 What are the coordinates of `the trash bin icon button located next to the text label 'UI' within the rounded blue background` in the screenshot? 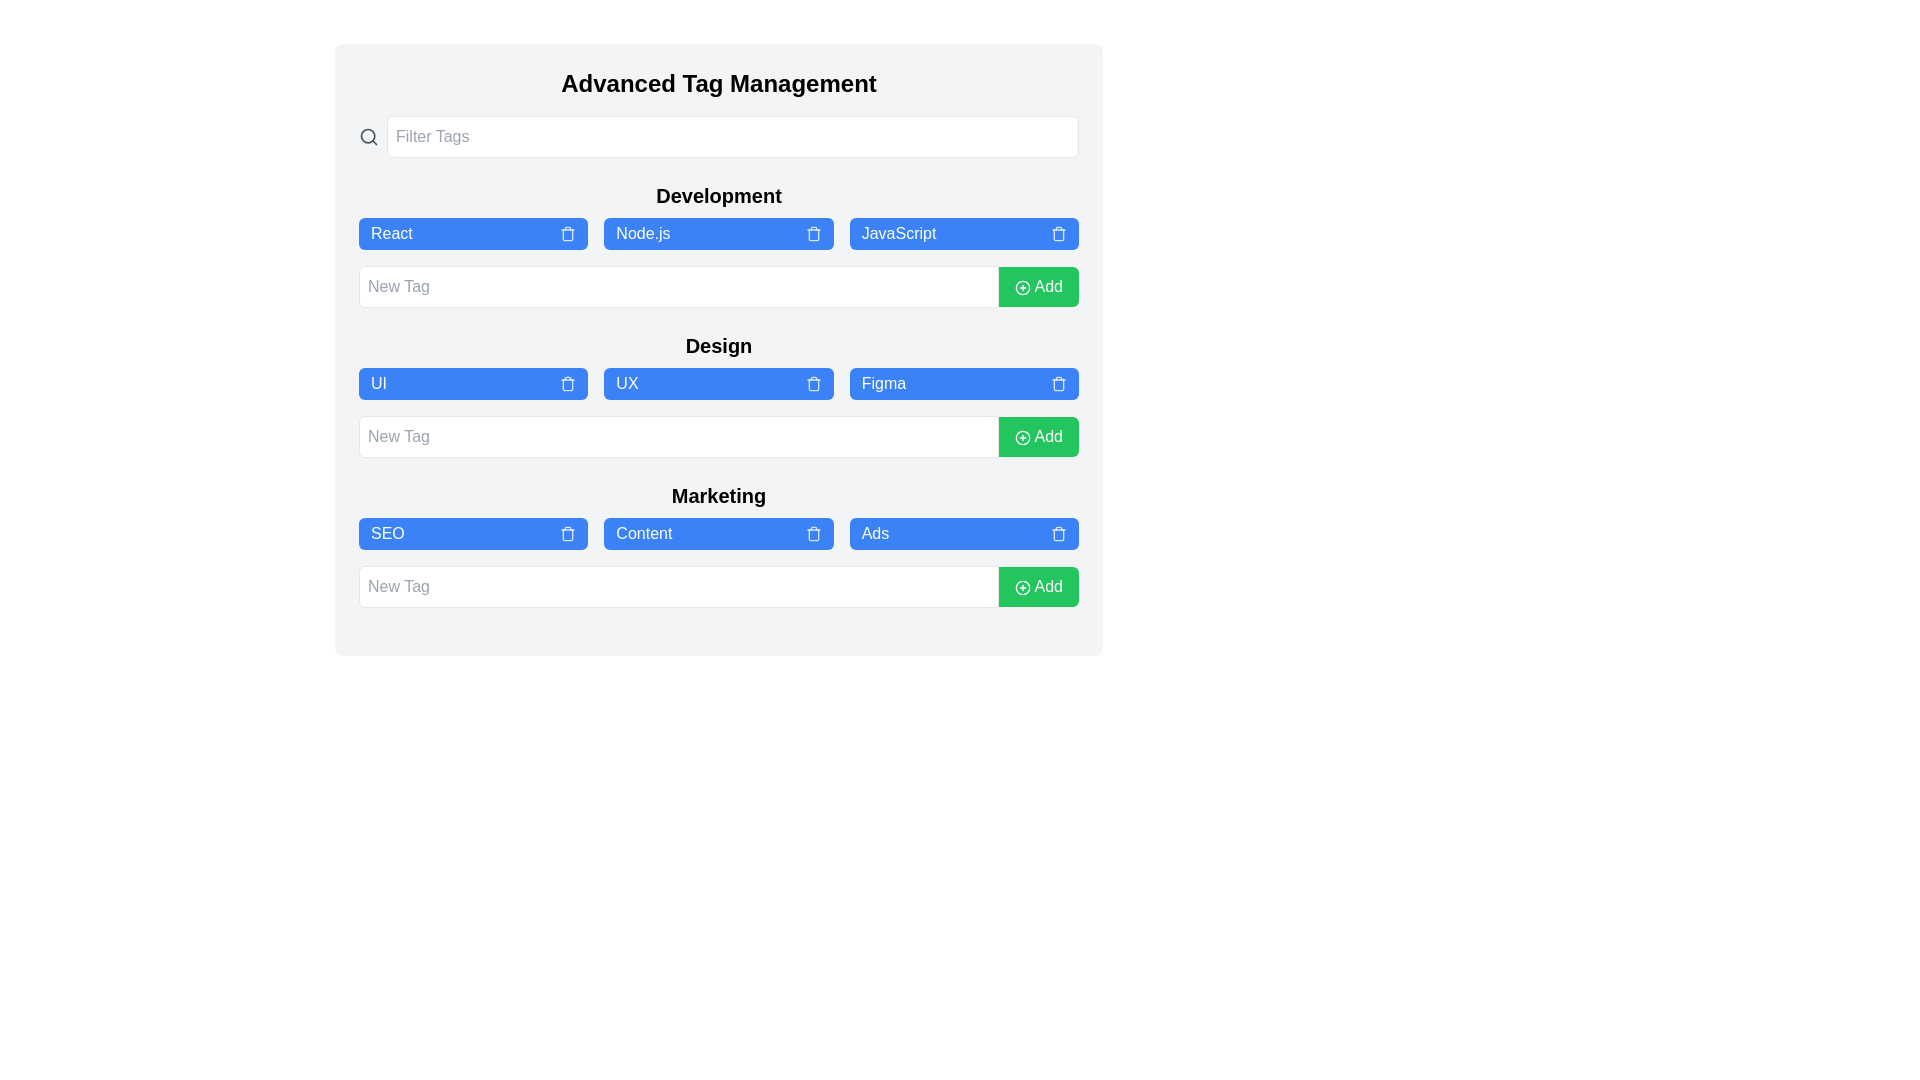 It's located at (566, 384).